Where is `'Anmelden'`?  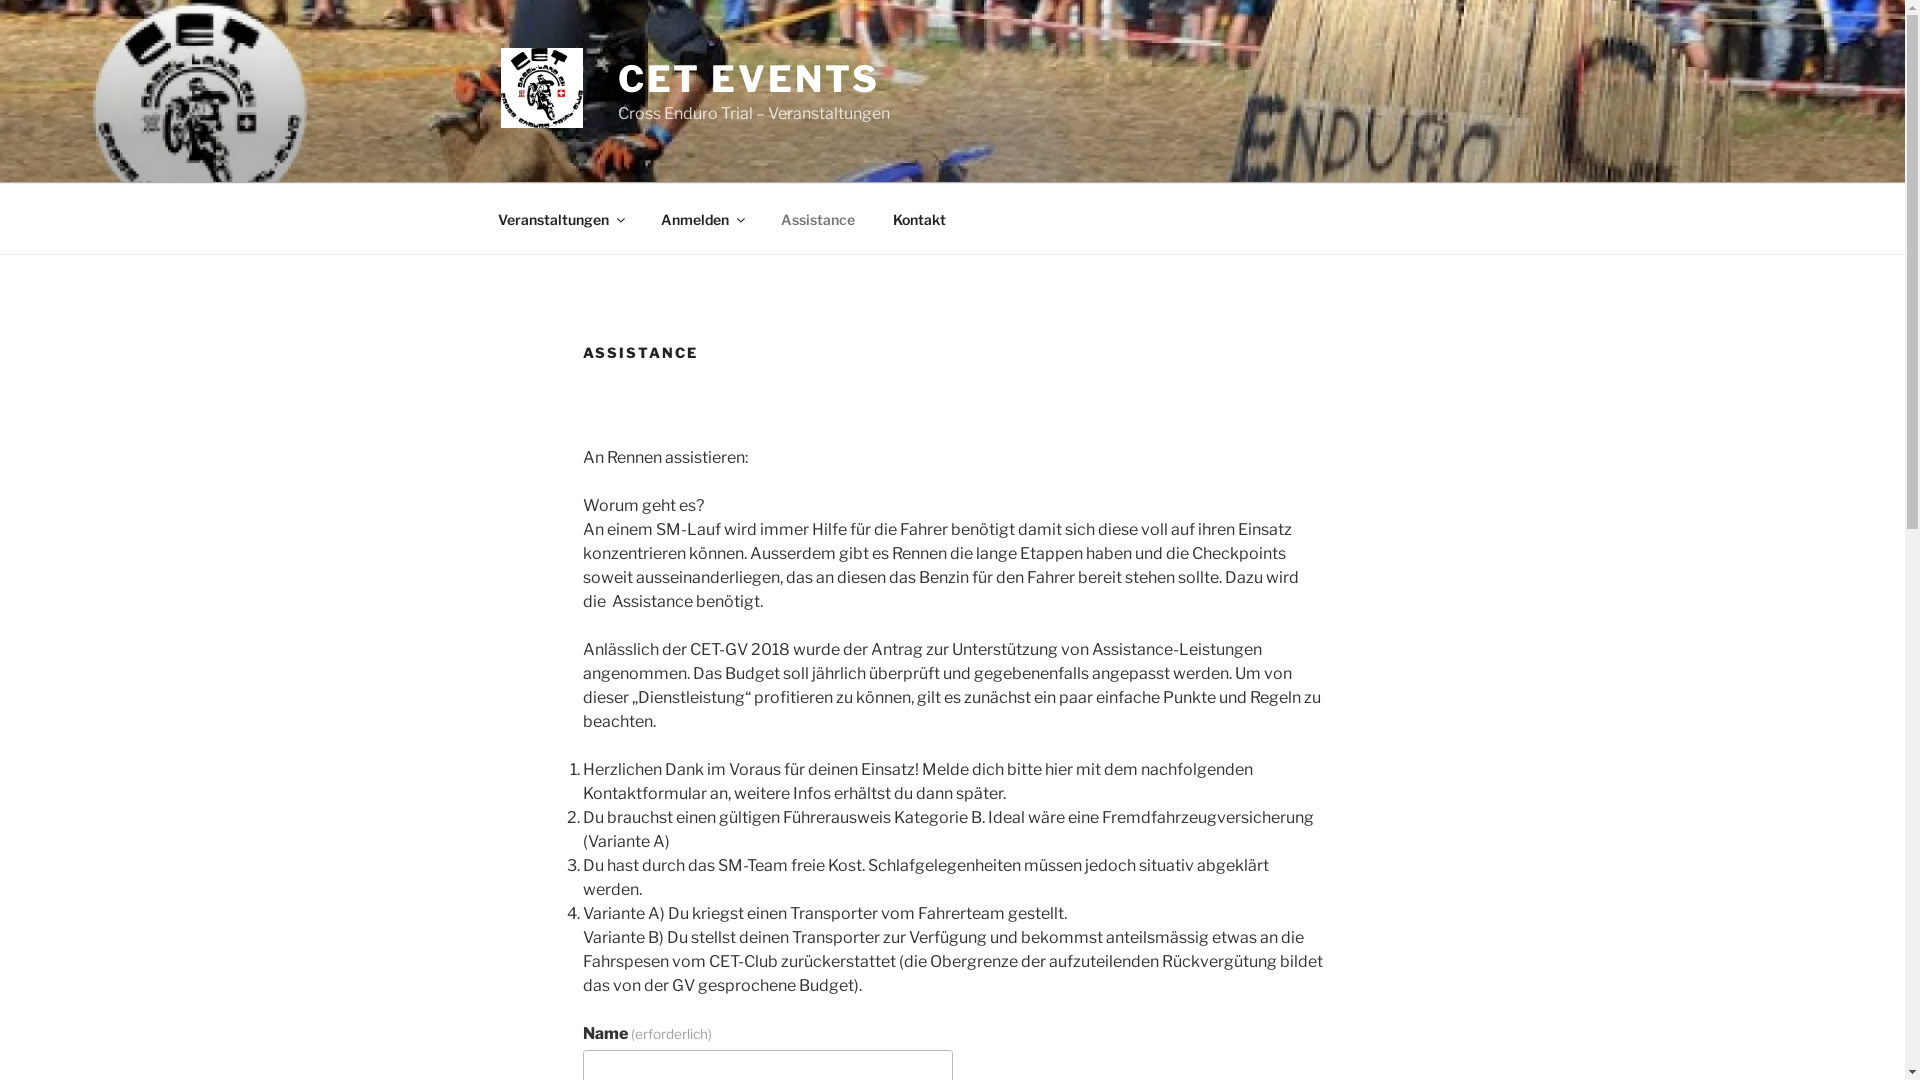 'Anmelden' is located at coordinates (702, 218).